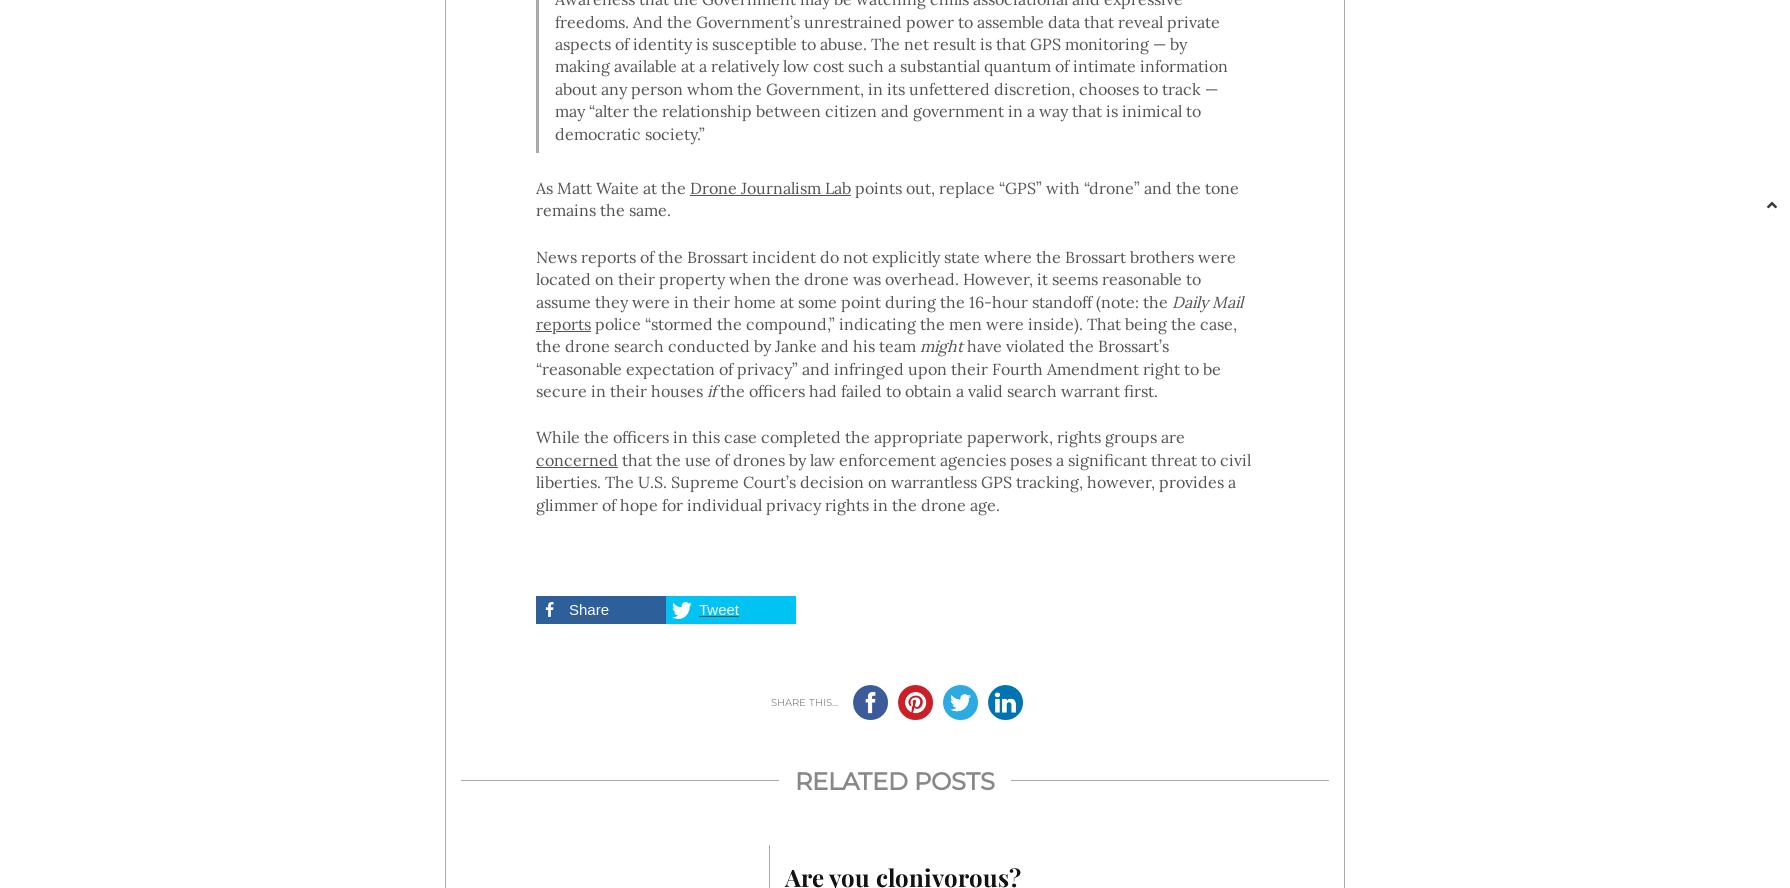 The height and width of the screenshot is (888, 1790). Describe the element at coordinates (884, 334) in the screenshot. I see `'police “stormed the compound,” indicating the men were inside). That being the case, the drone search conducted by Janke and his team'` at that location.